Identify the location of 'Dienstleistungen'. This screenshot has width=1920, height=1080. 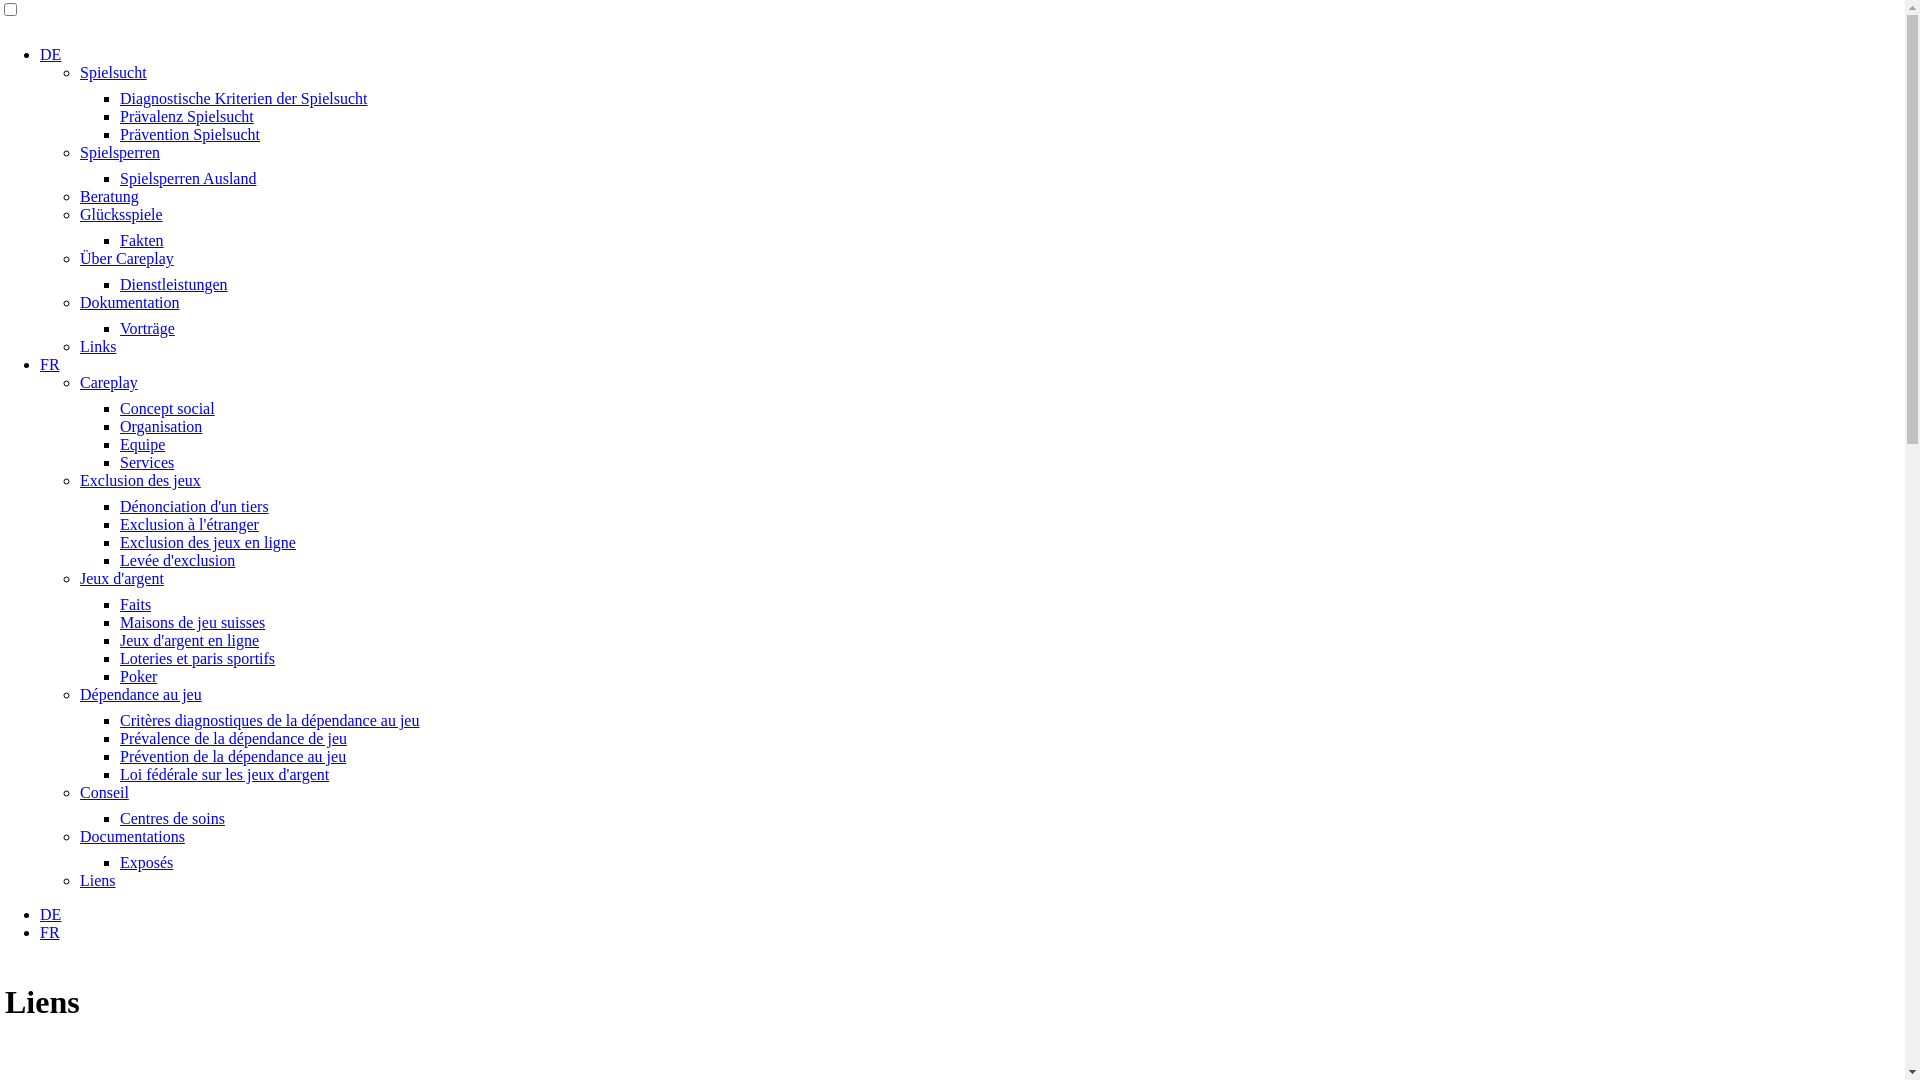
(173, 284).